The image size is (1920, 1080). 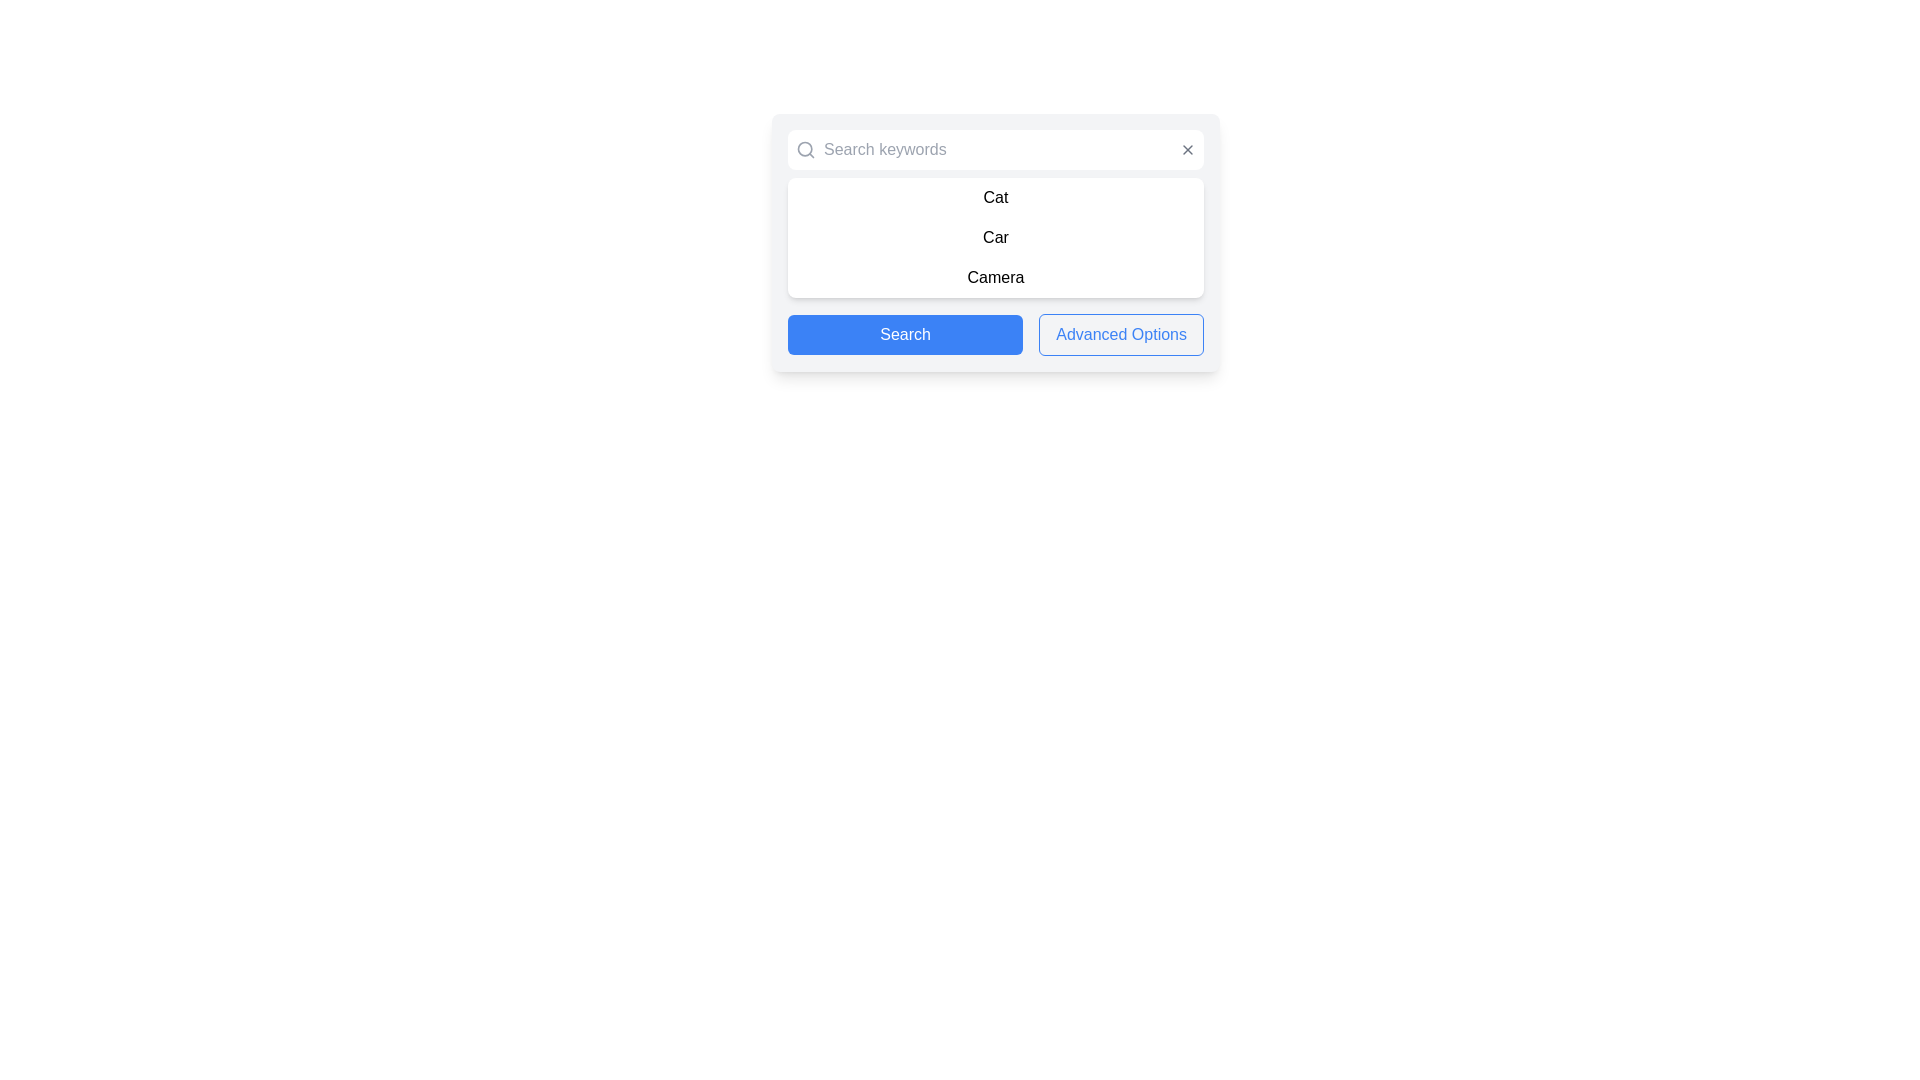 I want to click on the search button located below the search input box, which initiates a search operation when clicked, so click(x=904, y=334).